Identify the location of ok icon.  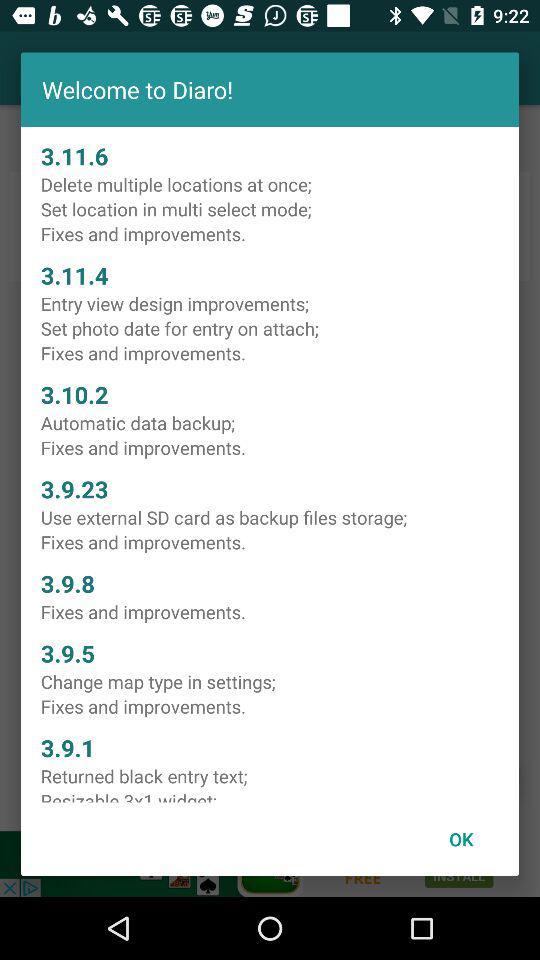
(461, 839).